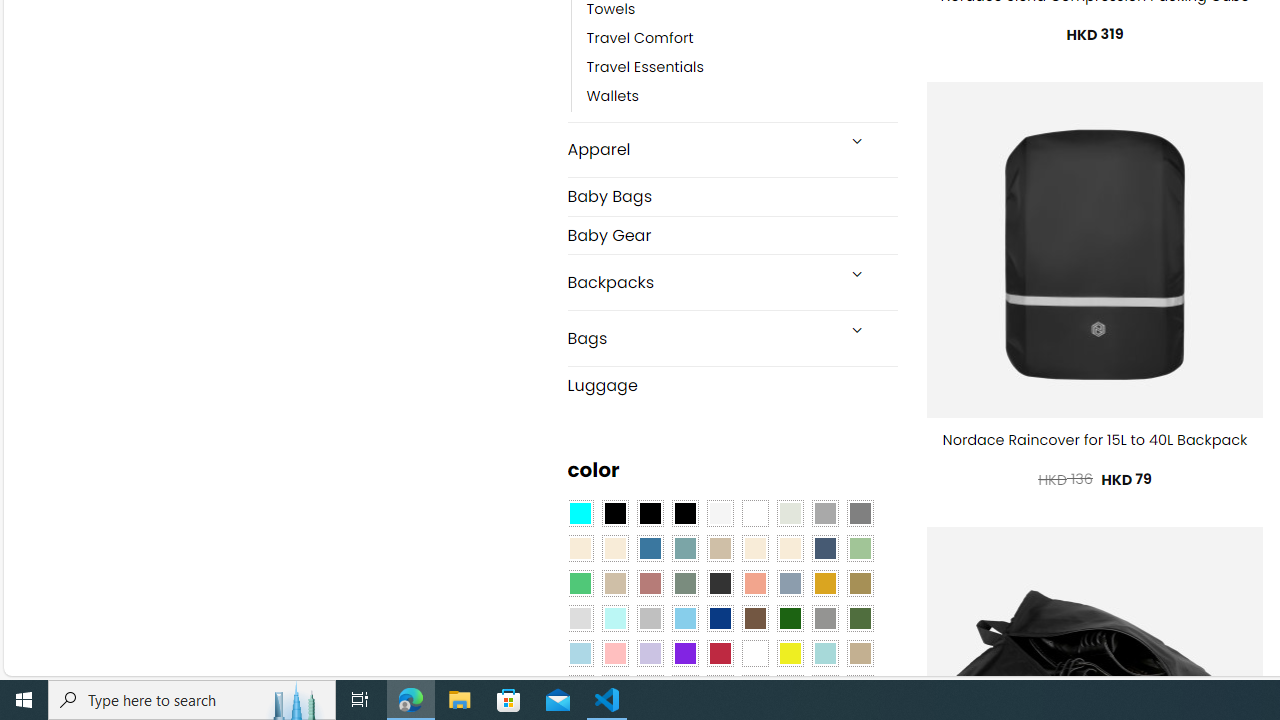 Image resolution: width=1280 pixels, height=720 pixels. I want to click on 'Cream', so click(788, 549).